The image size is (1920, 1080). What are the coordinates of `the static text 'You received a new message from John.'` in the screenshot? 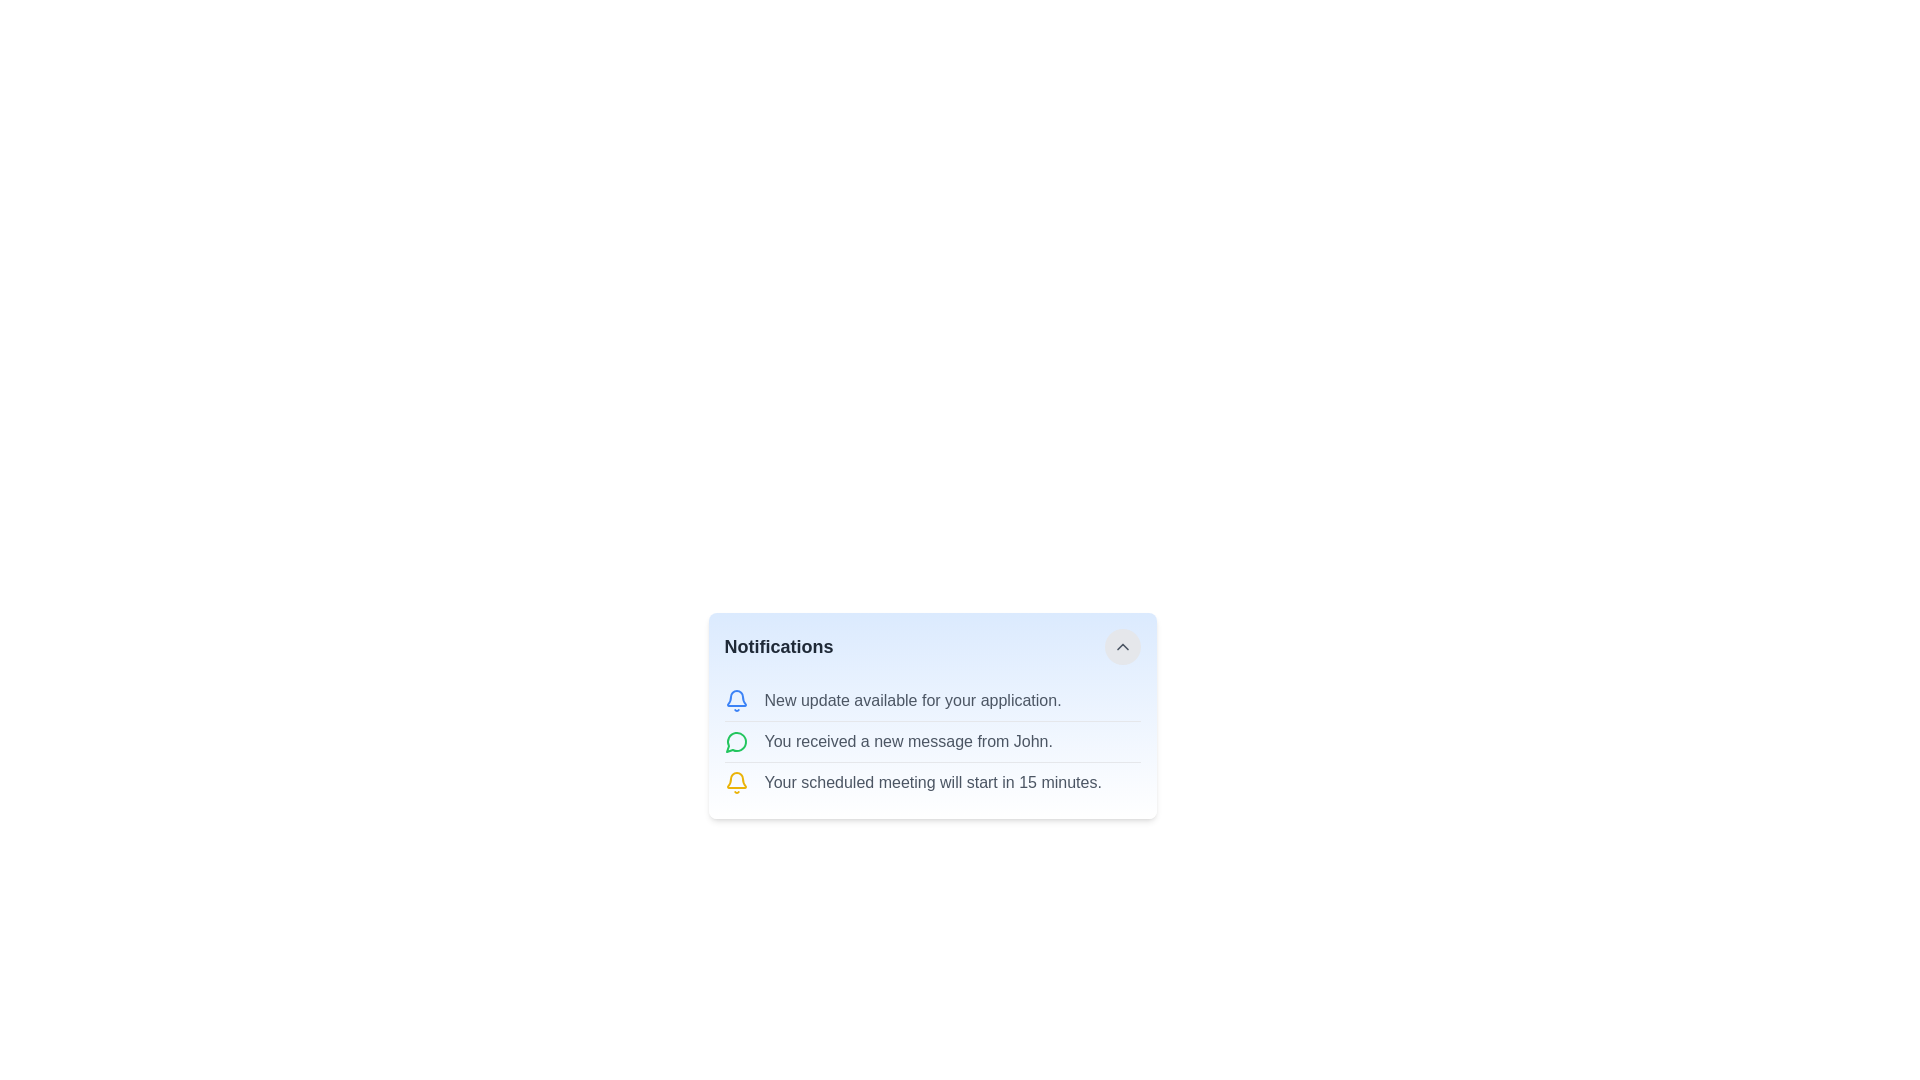 It's located at (907, 741).